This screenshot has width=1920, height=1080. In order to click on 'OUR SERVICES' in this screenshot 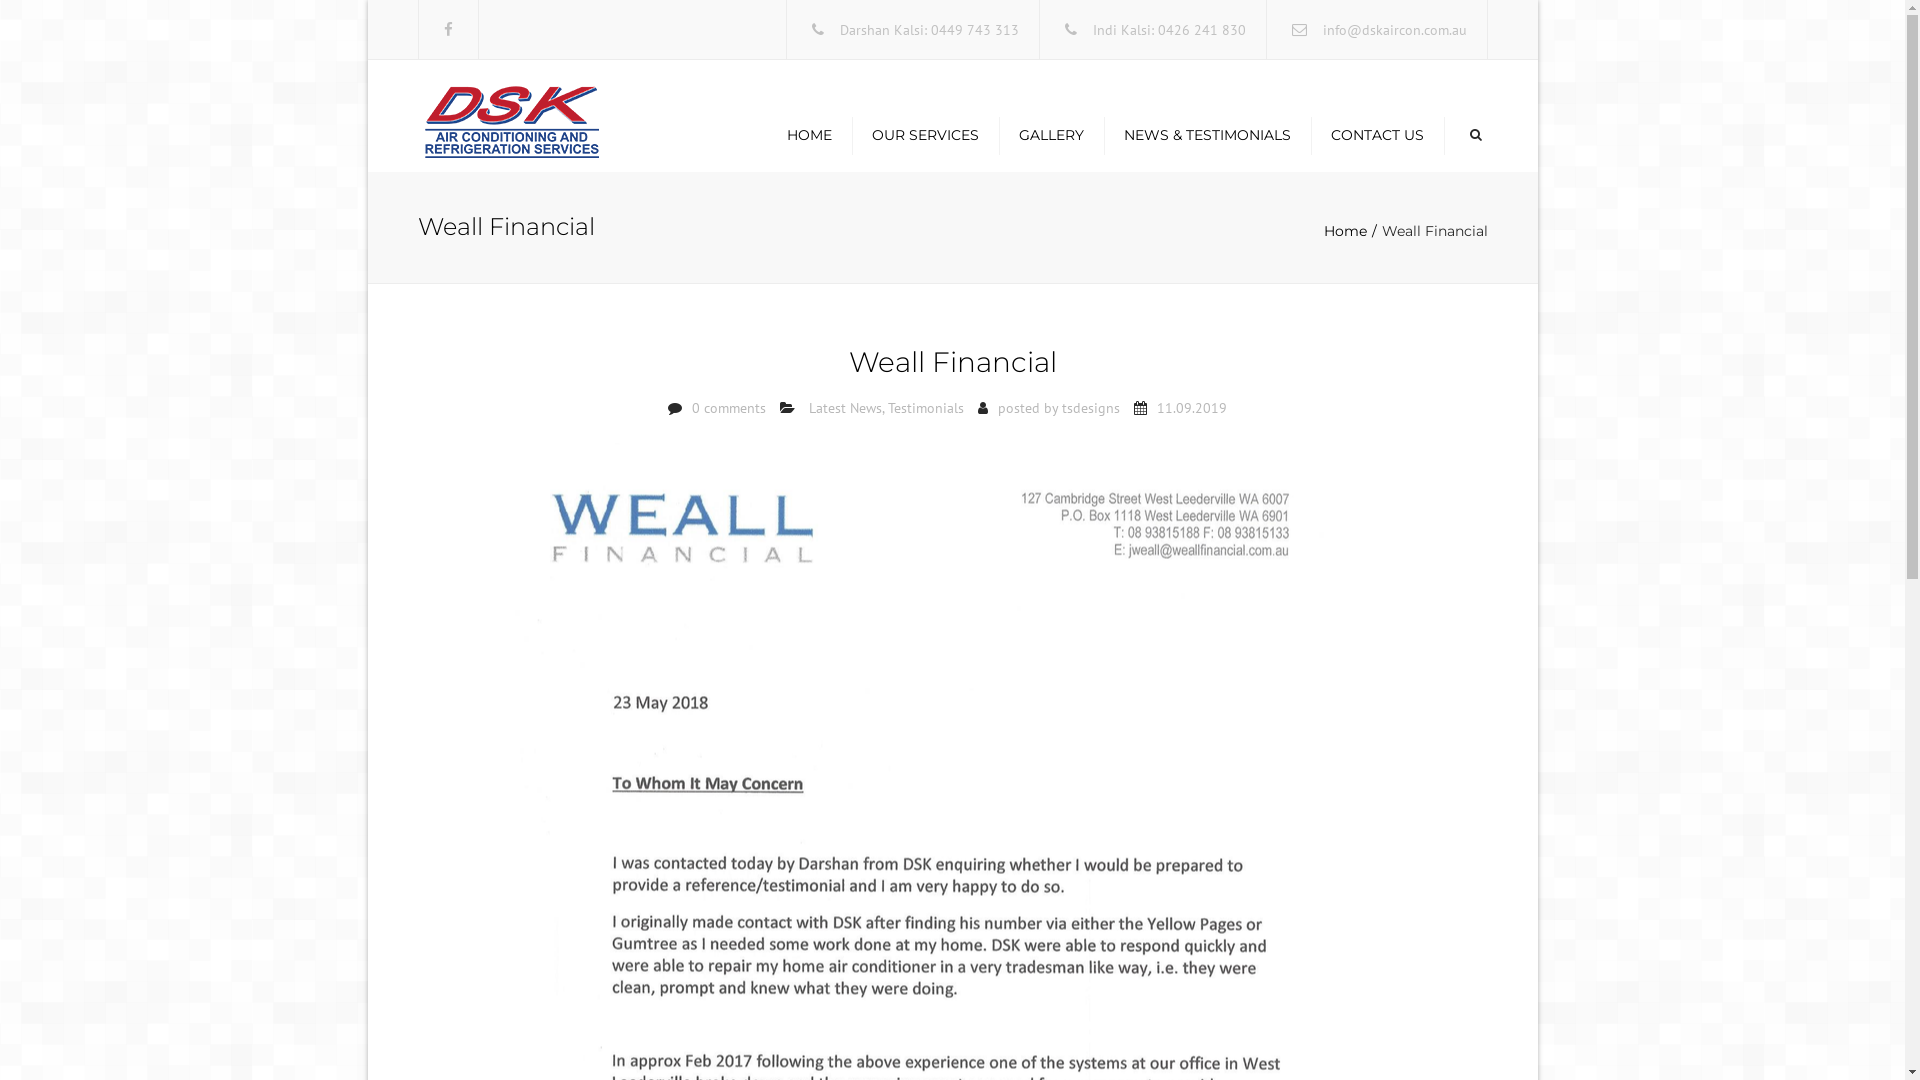, I will do `click(924, 135)`.